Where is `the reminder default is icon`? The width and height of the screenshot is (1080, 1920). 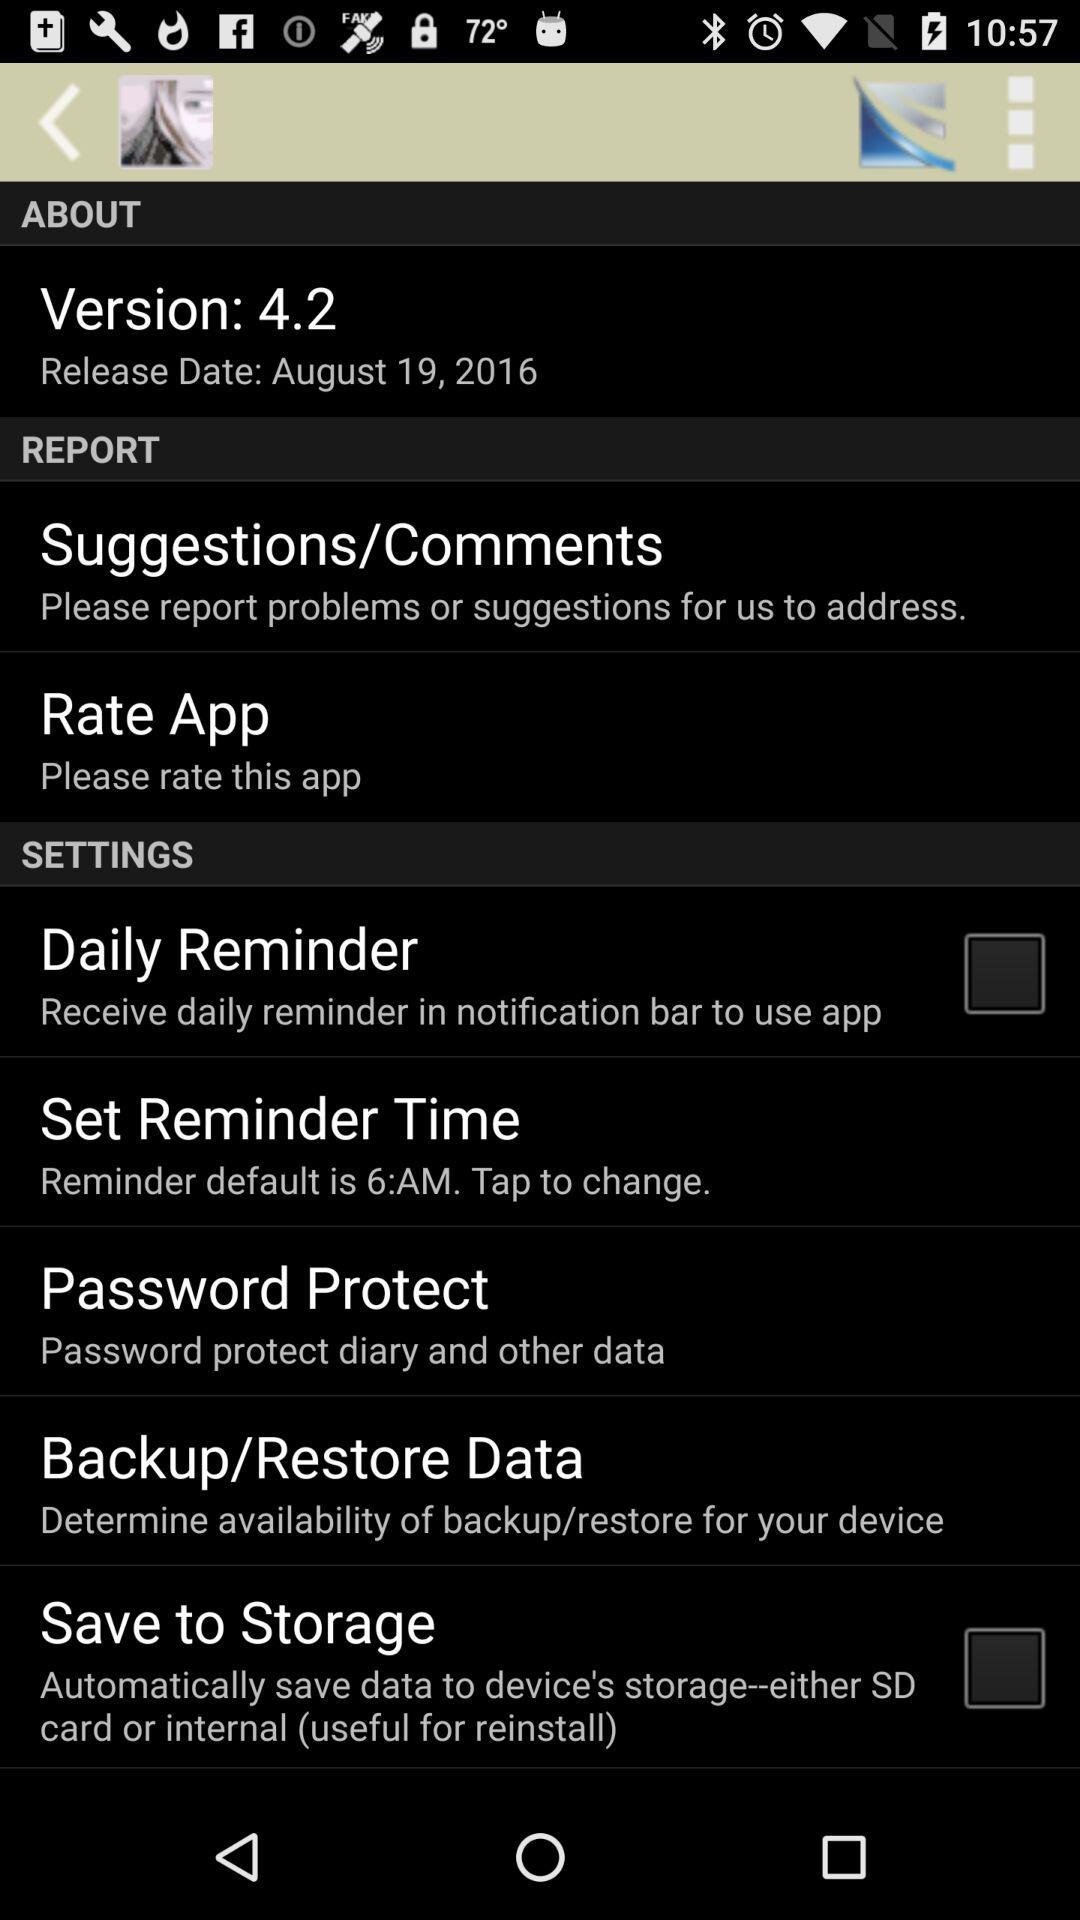
the reminder default is icon is located at coordinates (375, 1179).